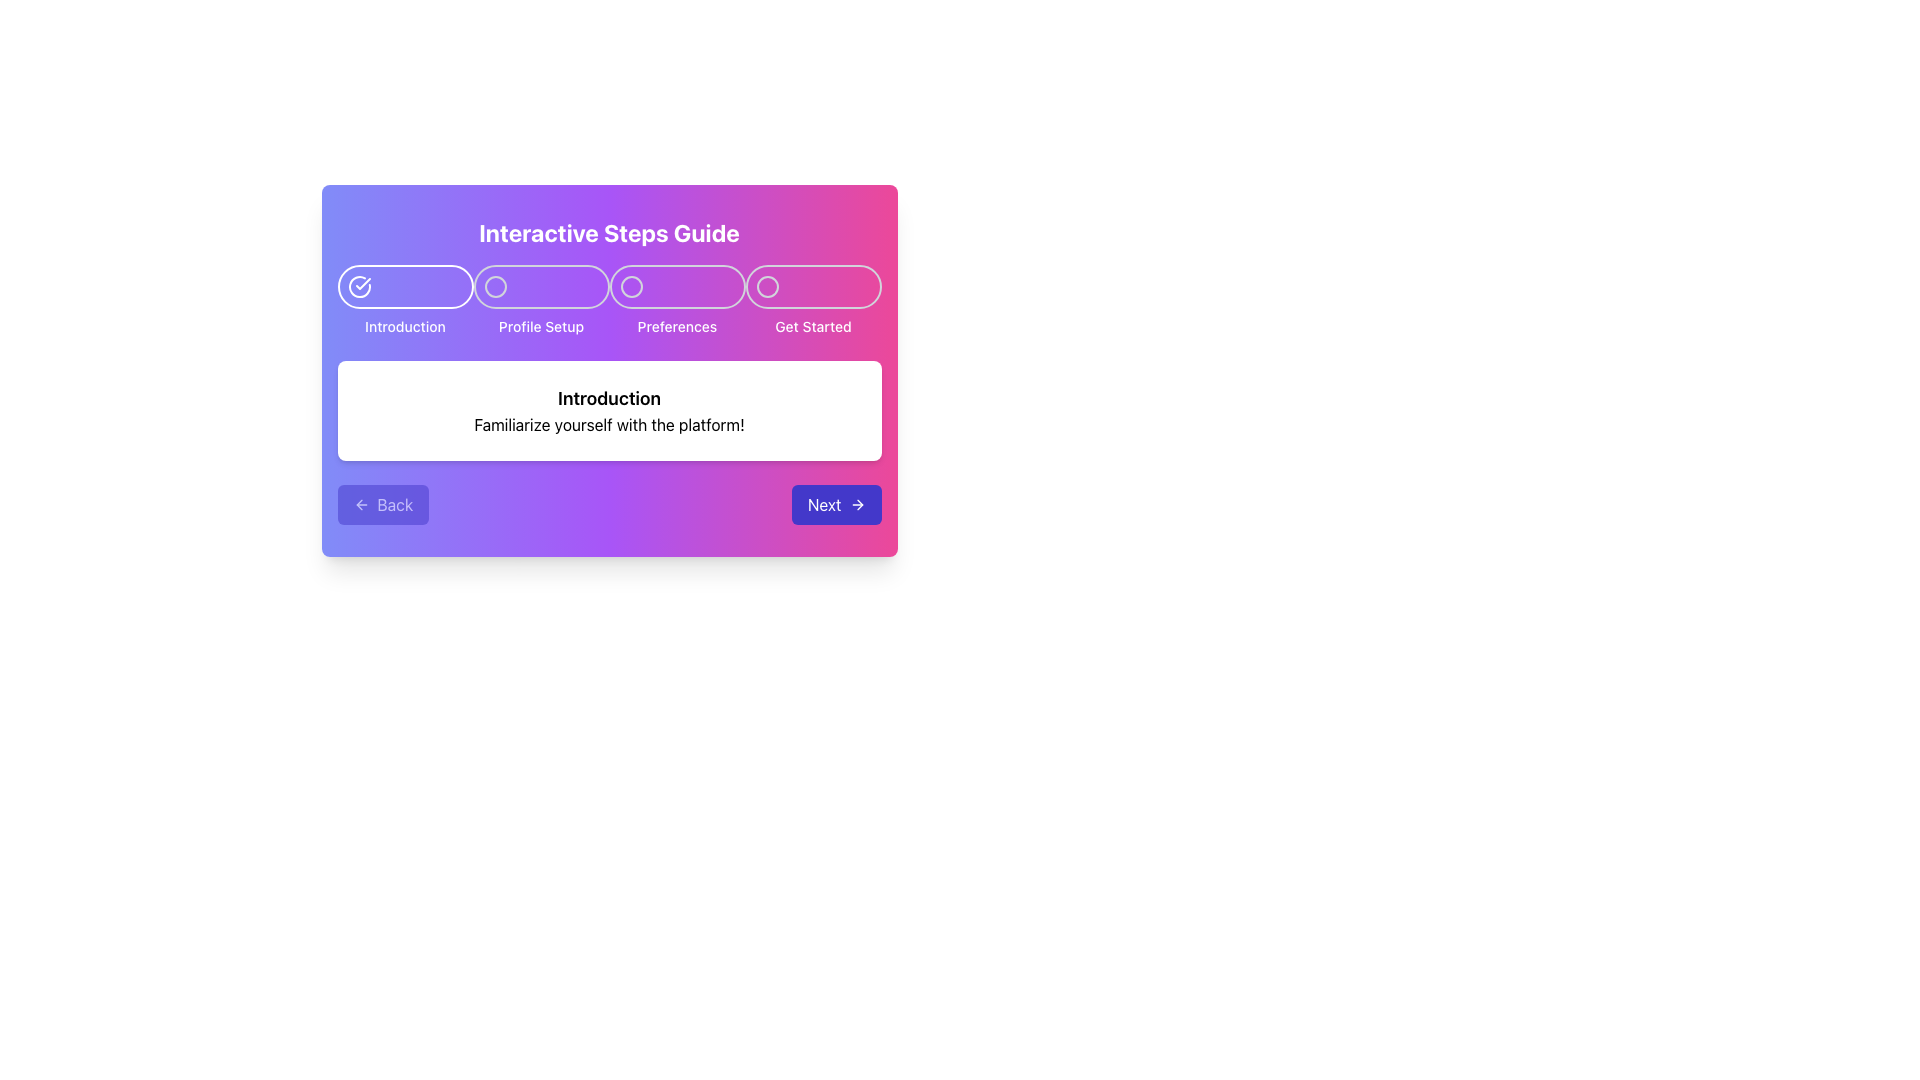 The width and height of the screenshot is (1920, 1080). Describe the element at coordinates (363, 284) in the screenshot. I see `the checkmark icon indicating the completion status of the 'Introduction' step in the guided process` at that location.